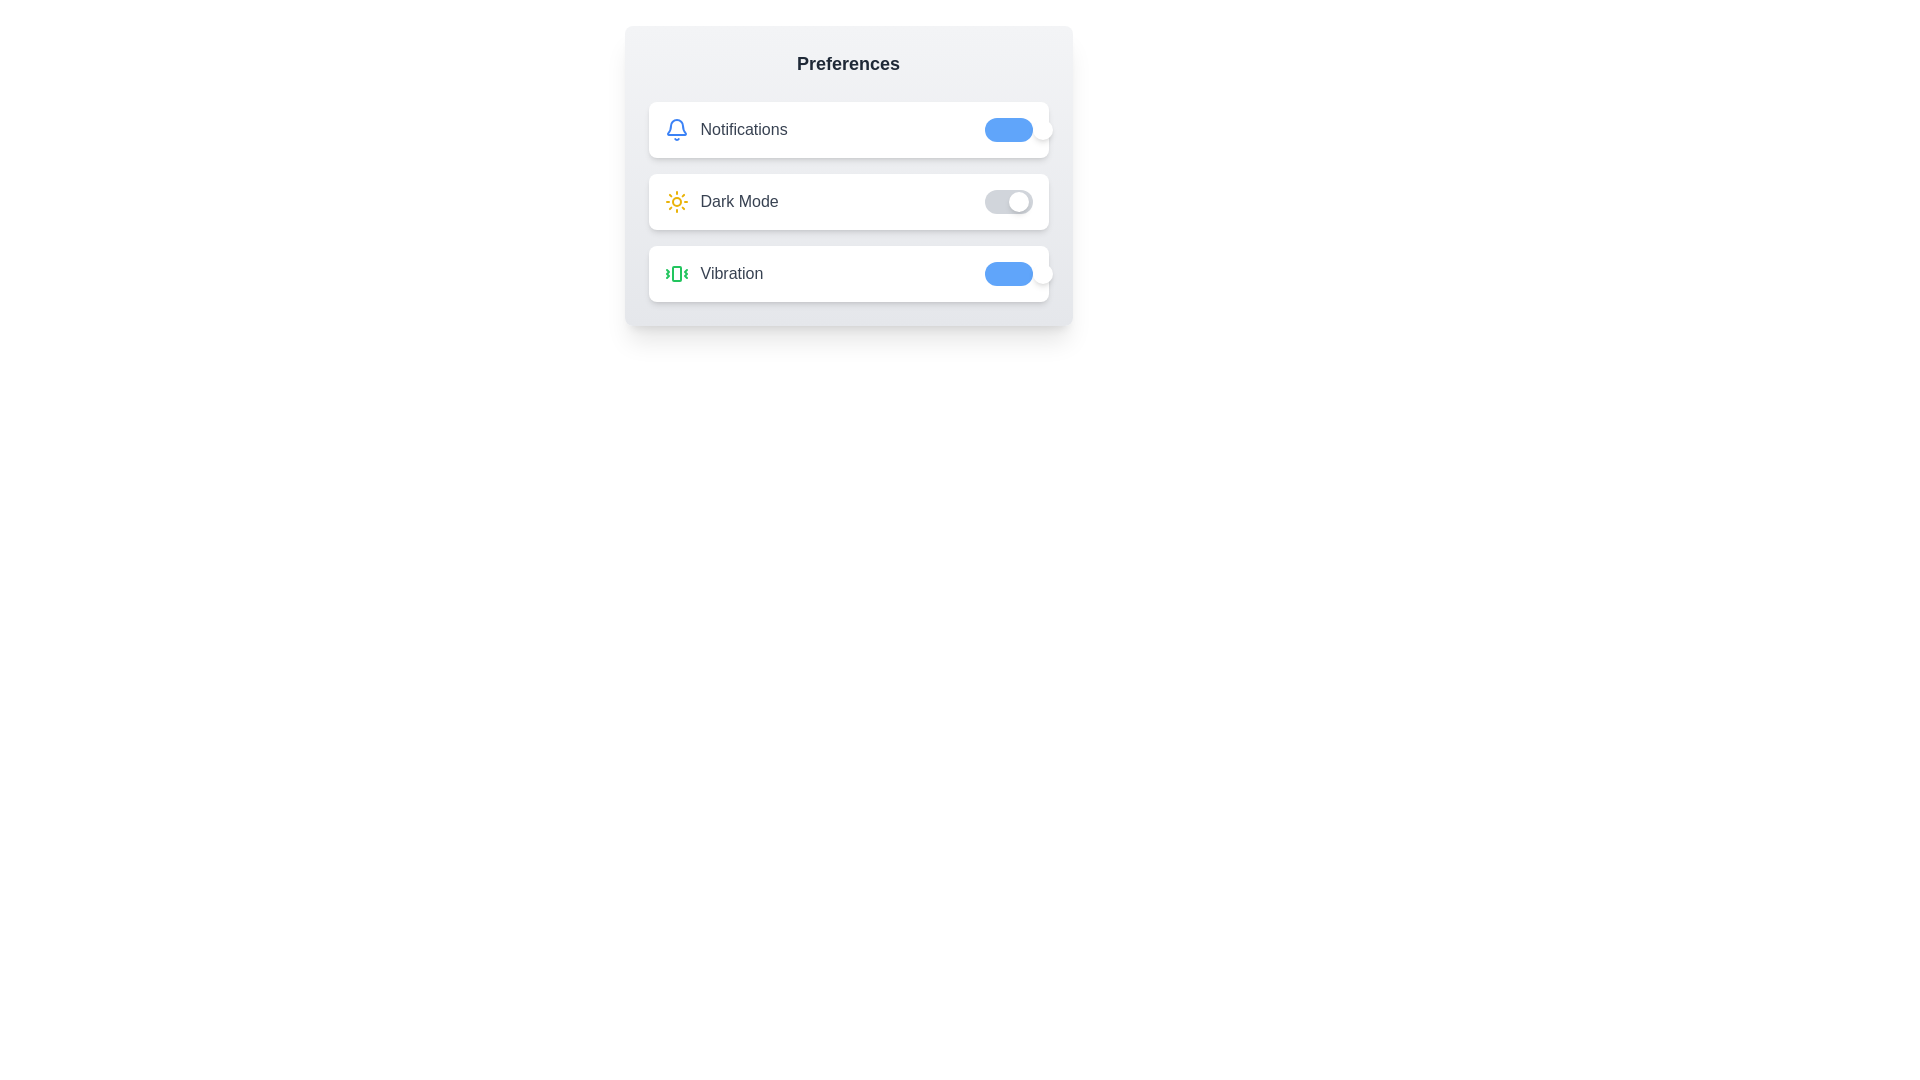 This screenshot has height=1080, width=1920. I want to click on the 'Vibration' text with icon label element, which features a green vibrating phone icon and is part of the 'Preferences' settings group, so click(713, 273).